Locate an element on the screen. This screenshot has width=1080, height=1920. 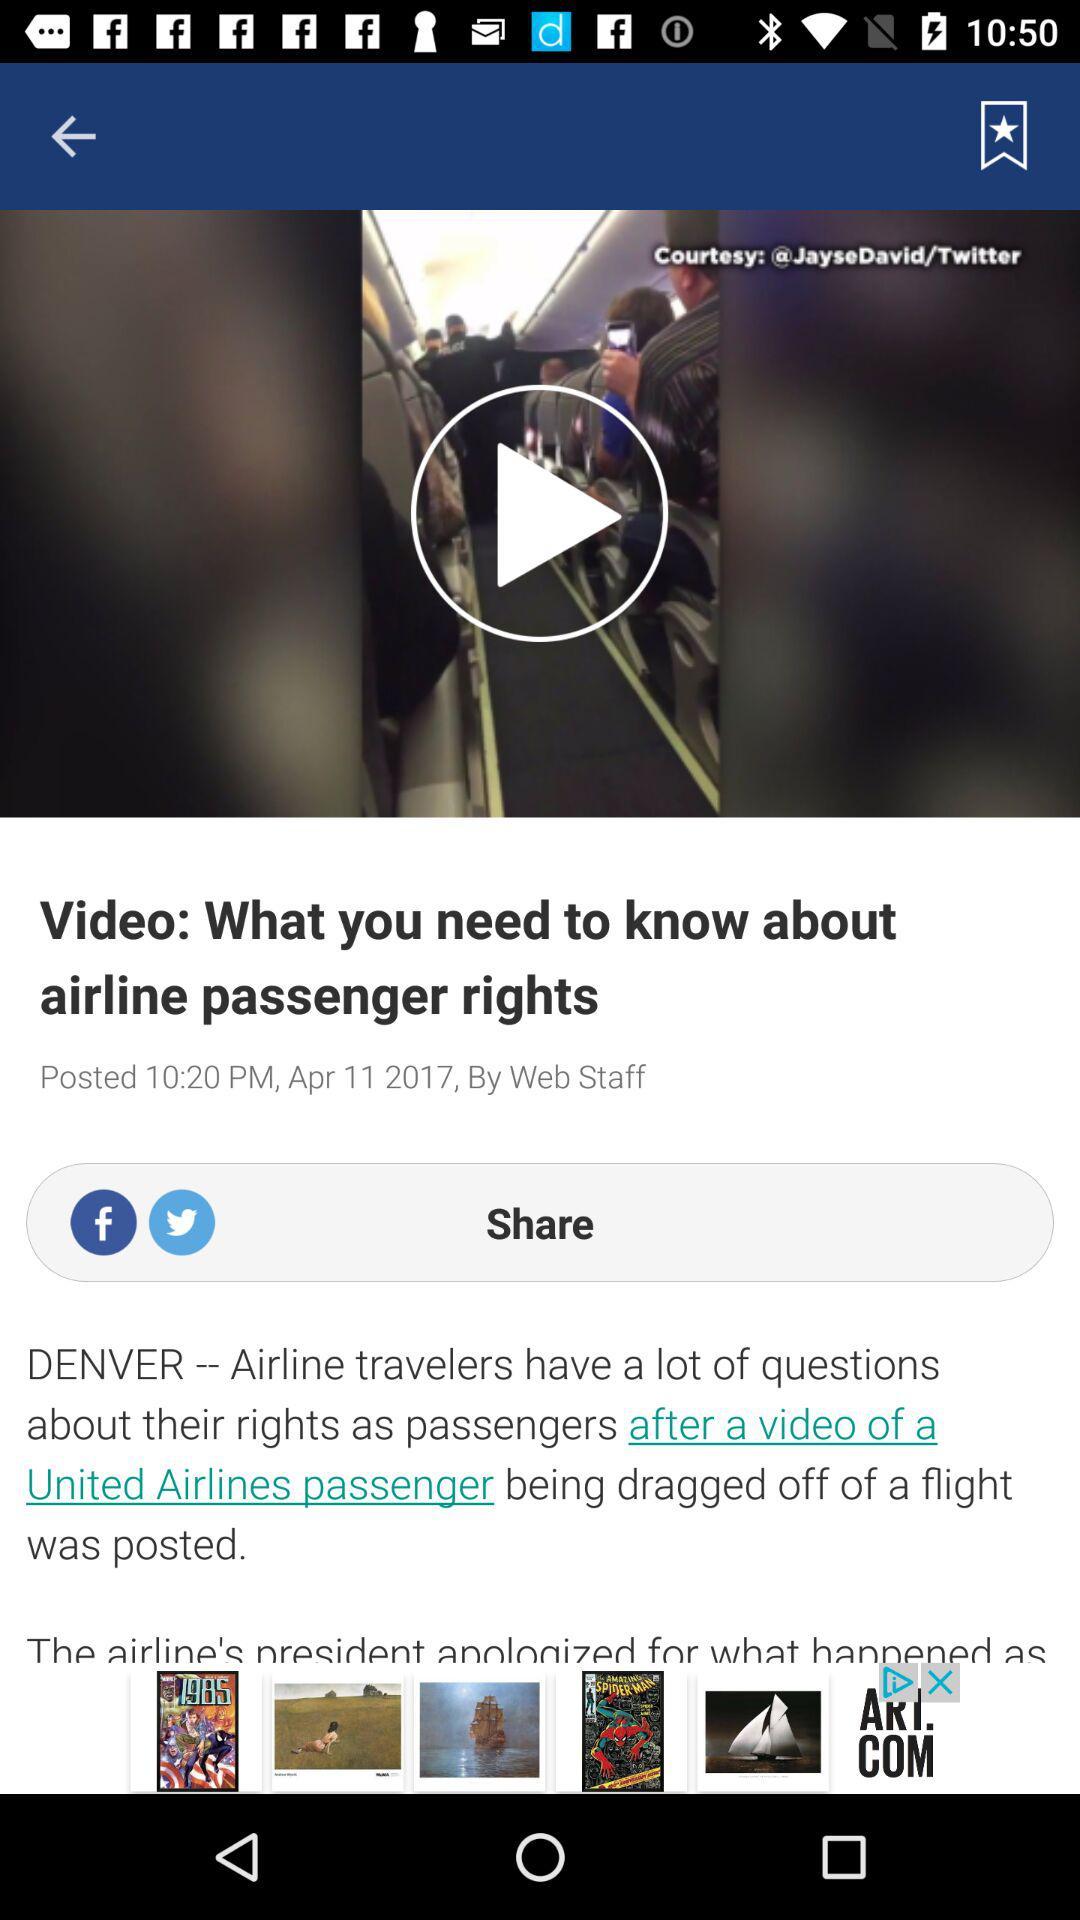
the app is located at coordinates (540, 1727).